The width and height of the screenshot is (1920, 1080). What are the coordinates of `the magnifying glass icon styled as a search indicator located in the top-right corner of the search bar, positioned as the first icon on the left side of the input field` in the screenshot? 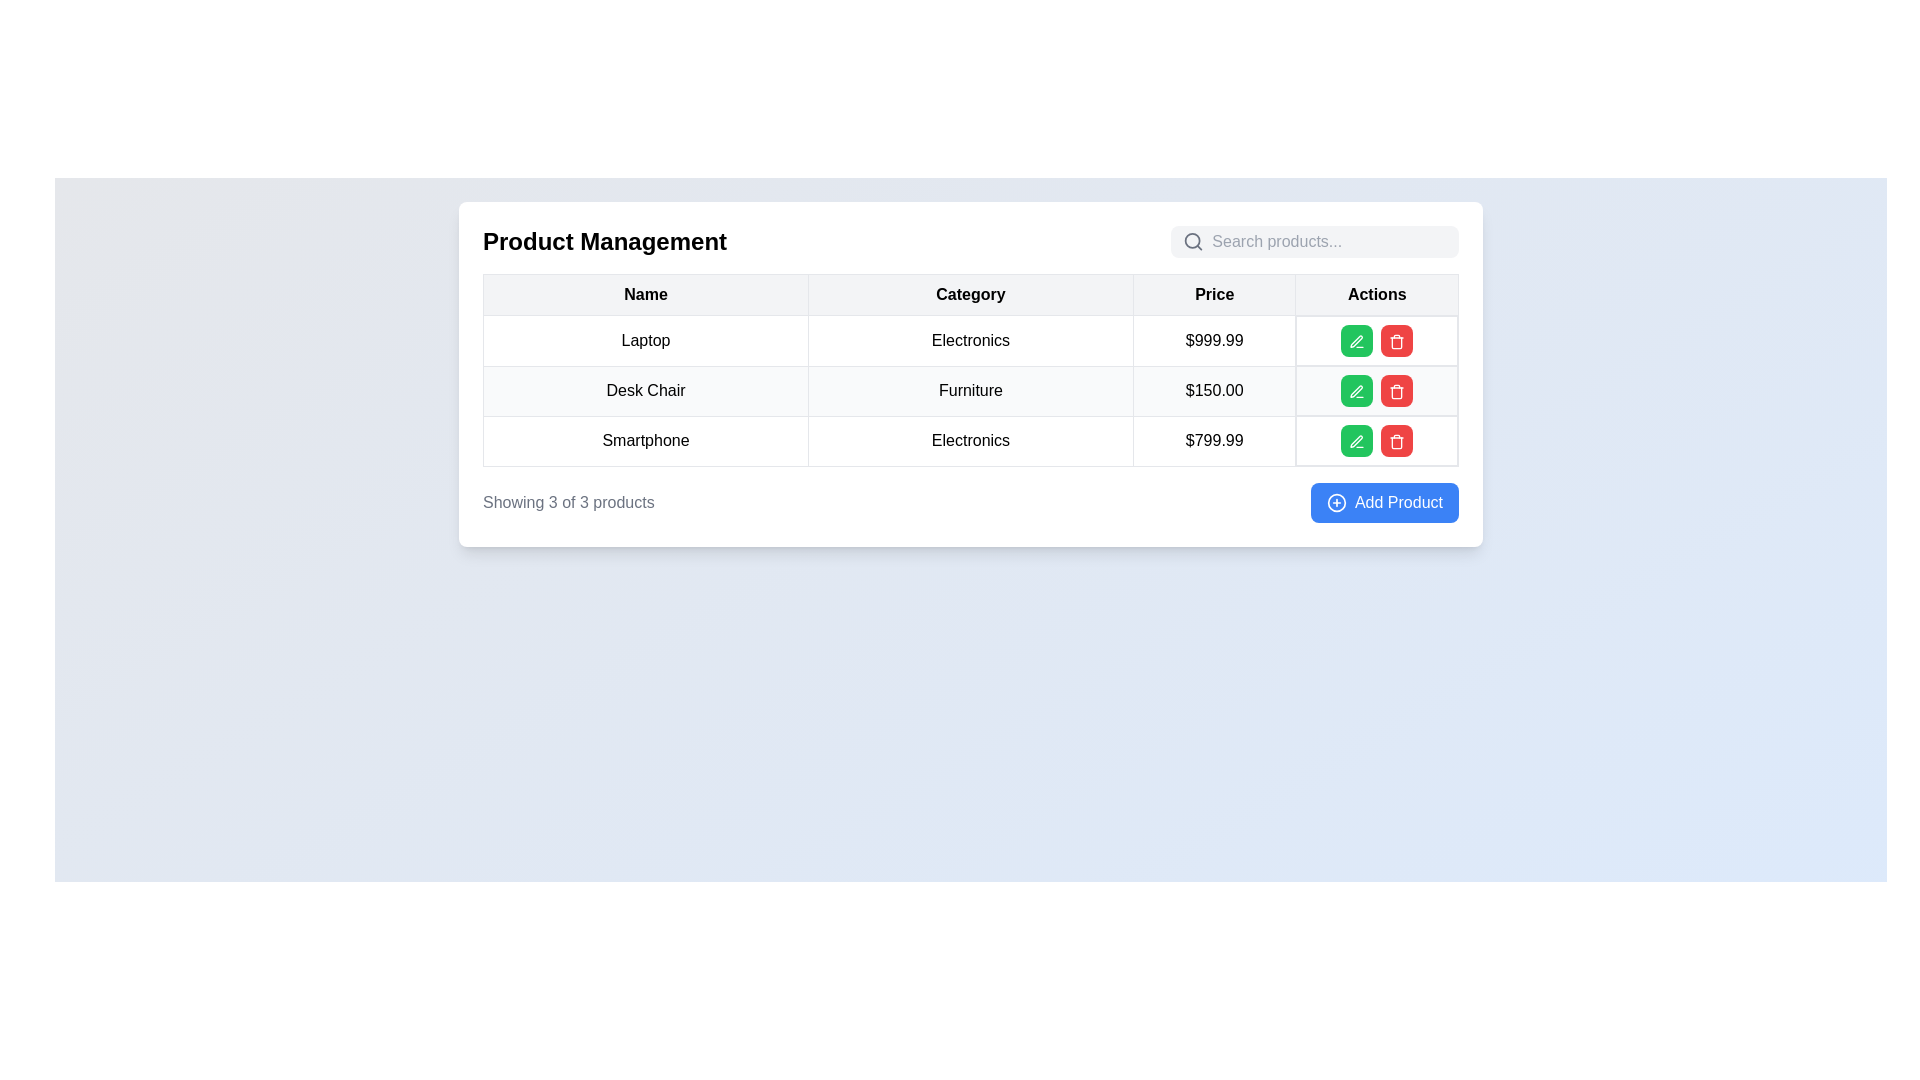 It's located at (1193, 241).